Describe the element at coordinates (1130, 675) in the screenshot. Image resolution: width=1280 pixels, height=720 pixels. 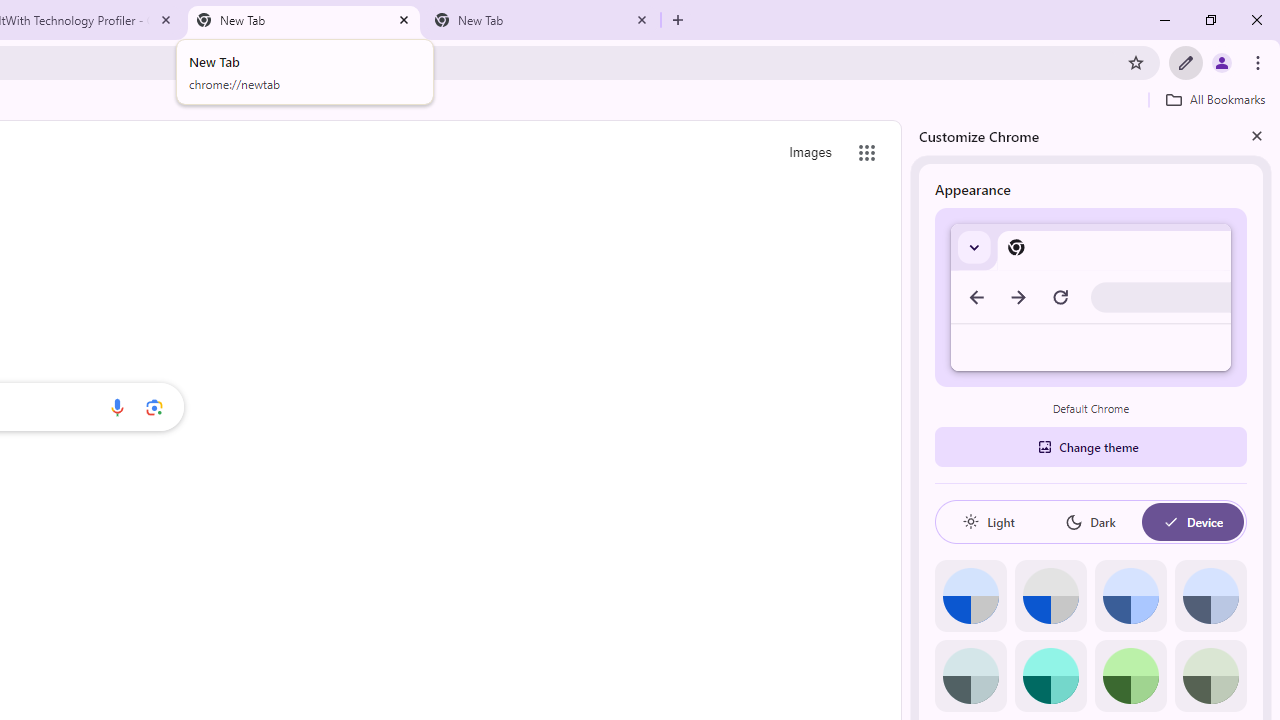
I see `'Green'` at that location.